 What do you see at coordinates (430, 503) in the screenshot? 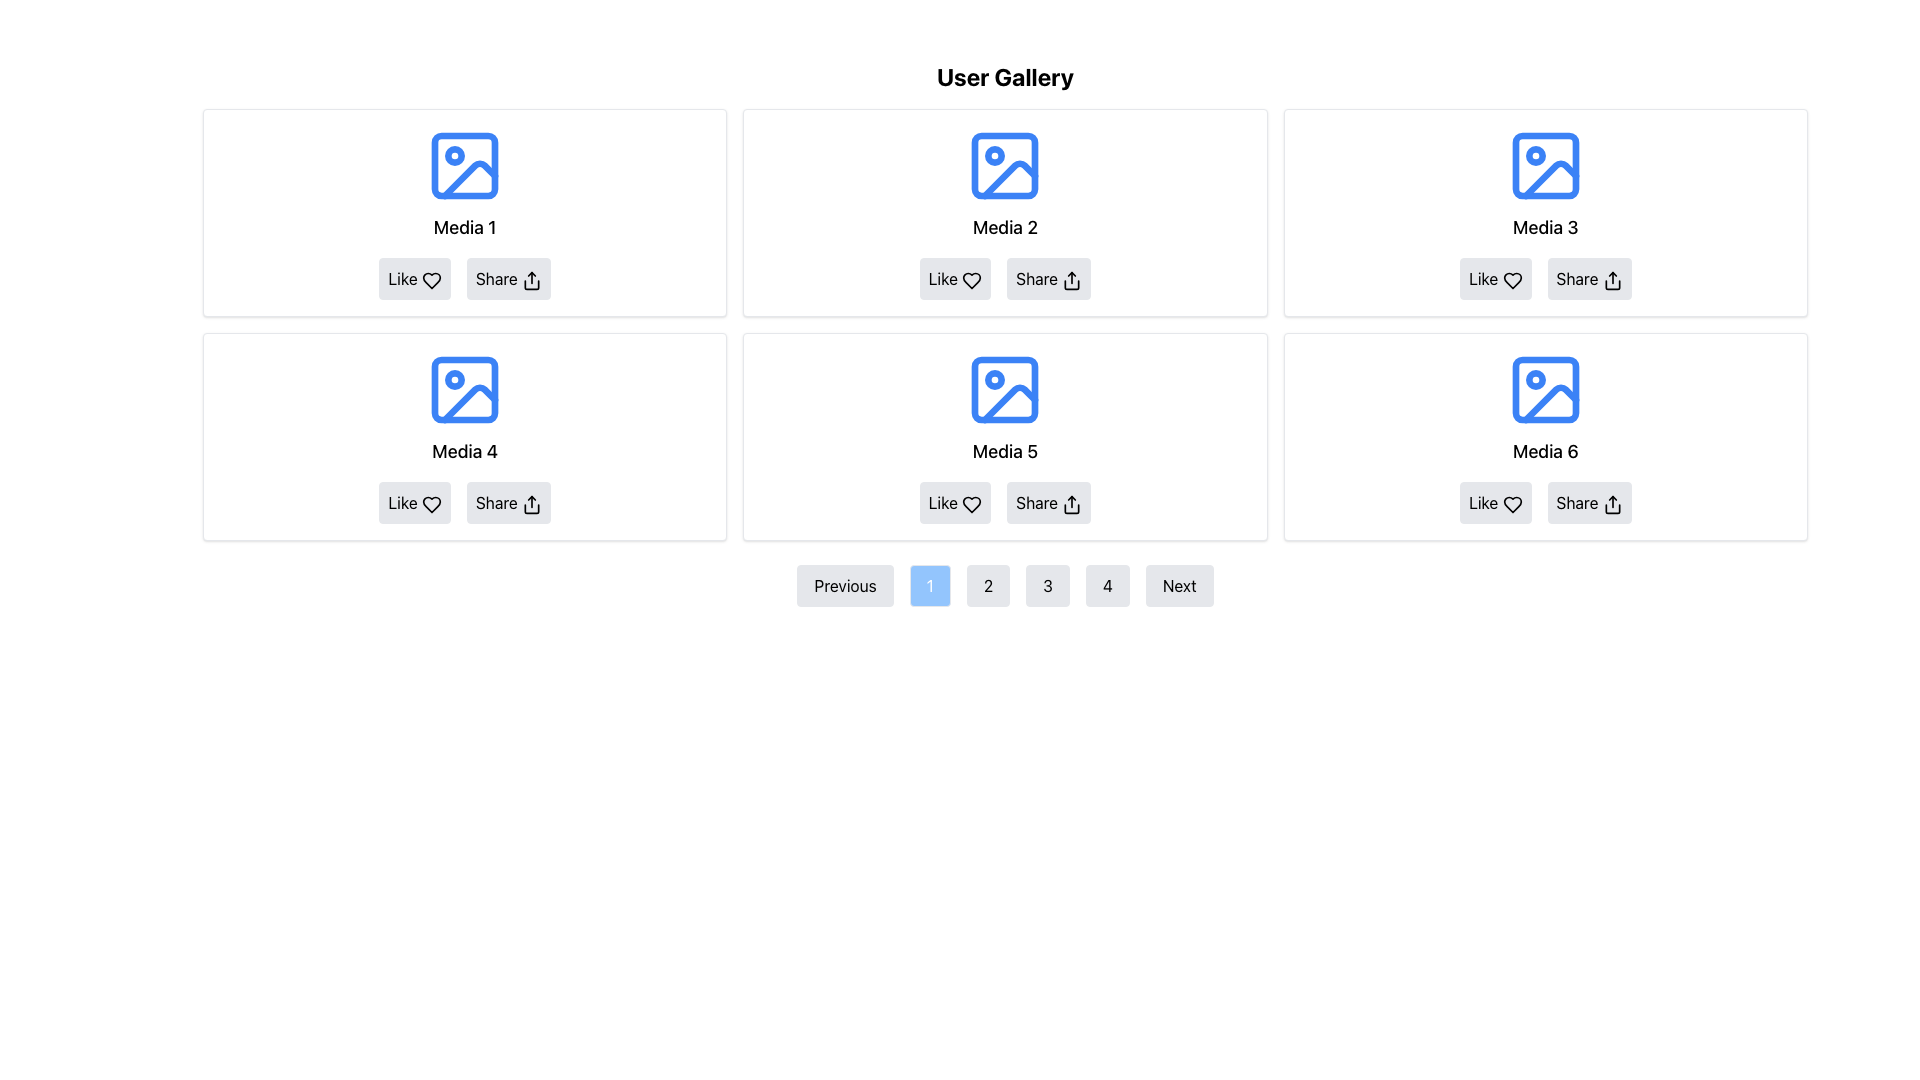
I see `on the heart-shaped icon within the 'Like' button for 'Media 4'` at bounding box center [430, 503].